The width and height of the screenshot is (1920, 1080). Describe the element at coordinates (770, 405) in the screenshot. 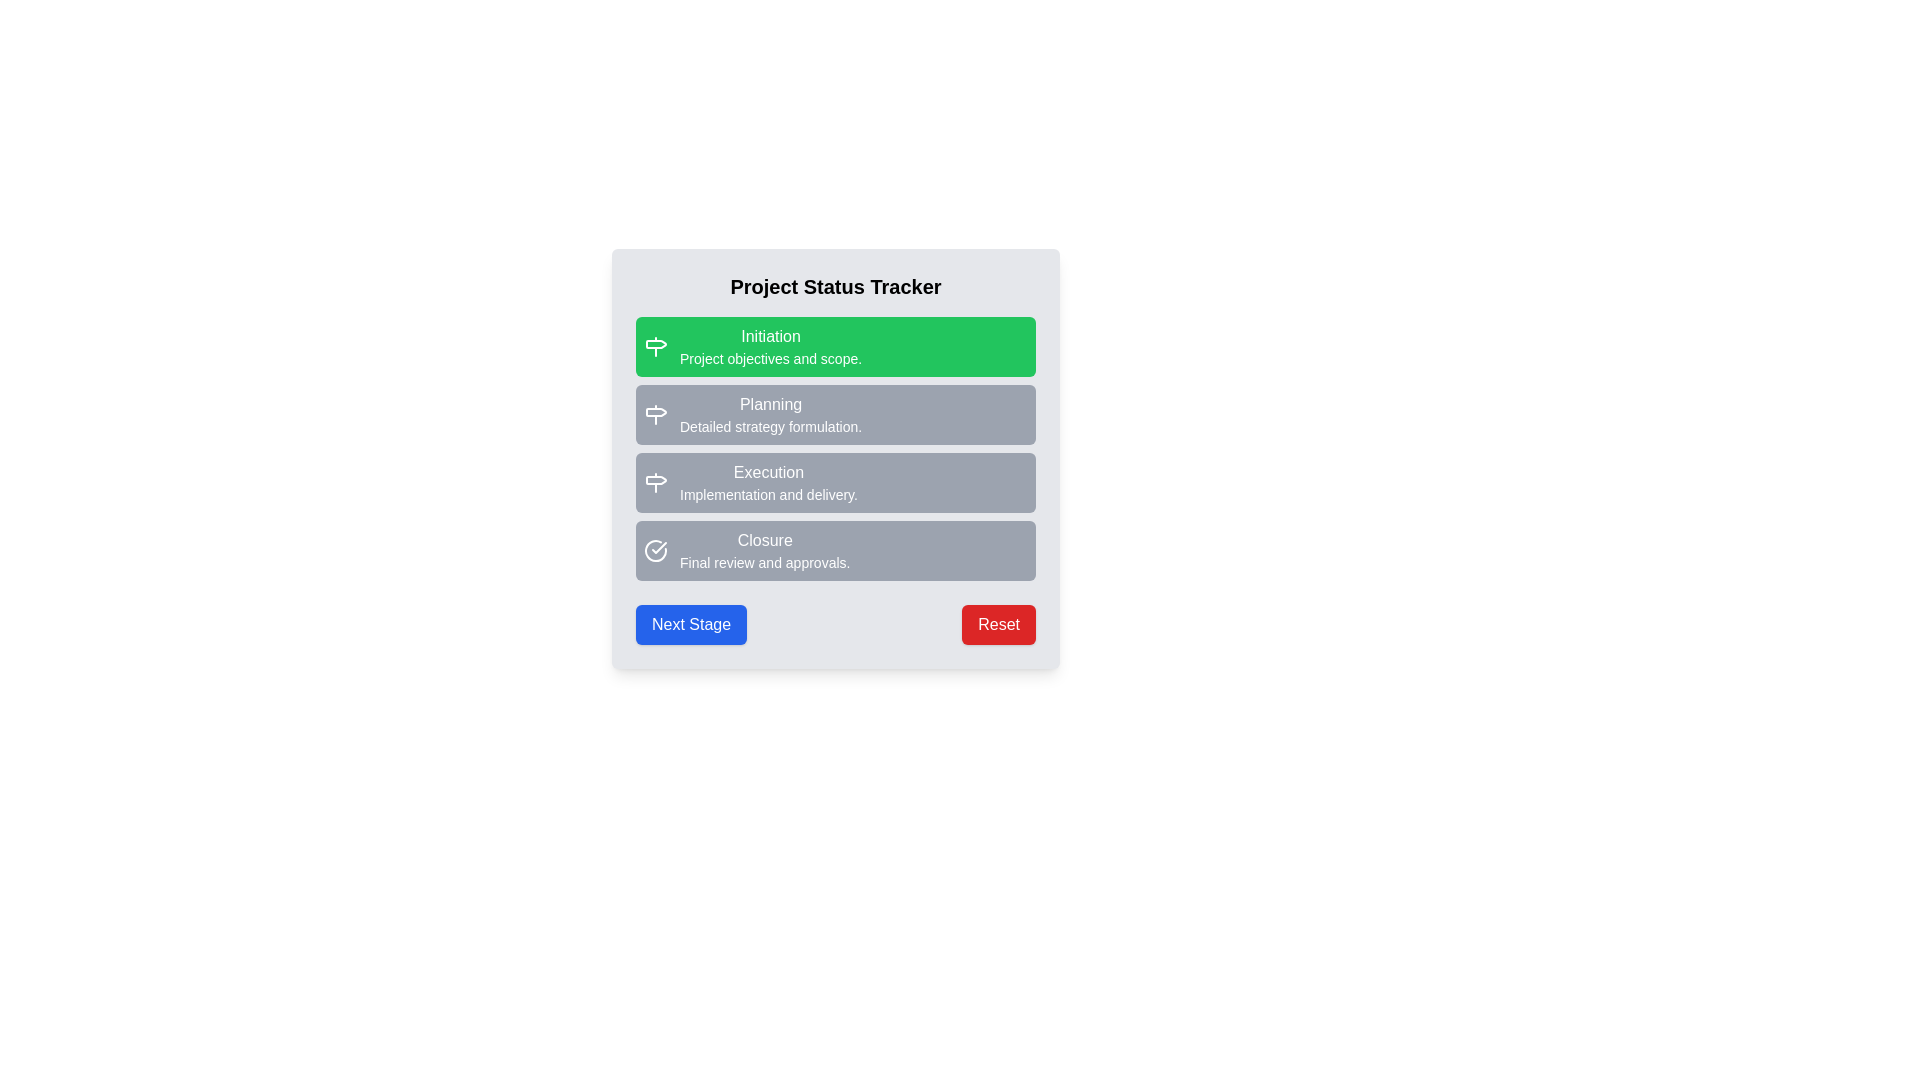

I see `the 'Planning' Text Label, which indicates the stage of the progress tracker in the second section of the four-step vertical progress` at that location.